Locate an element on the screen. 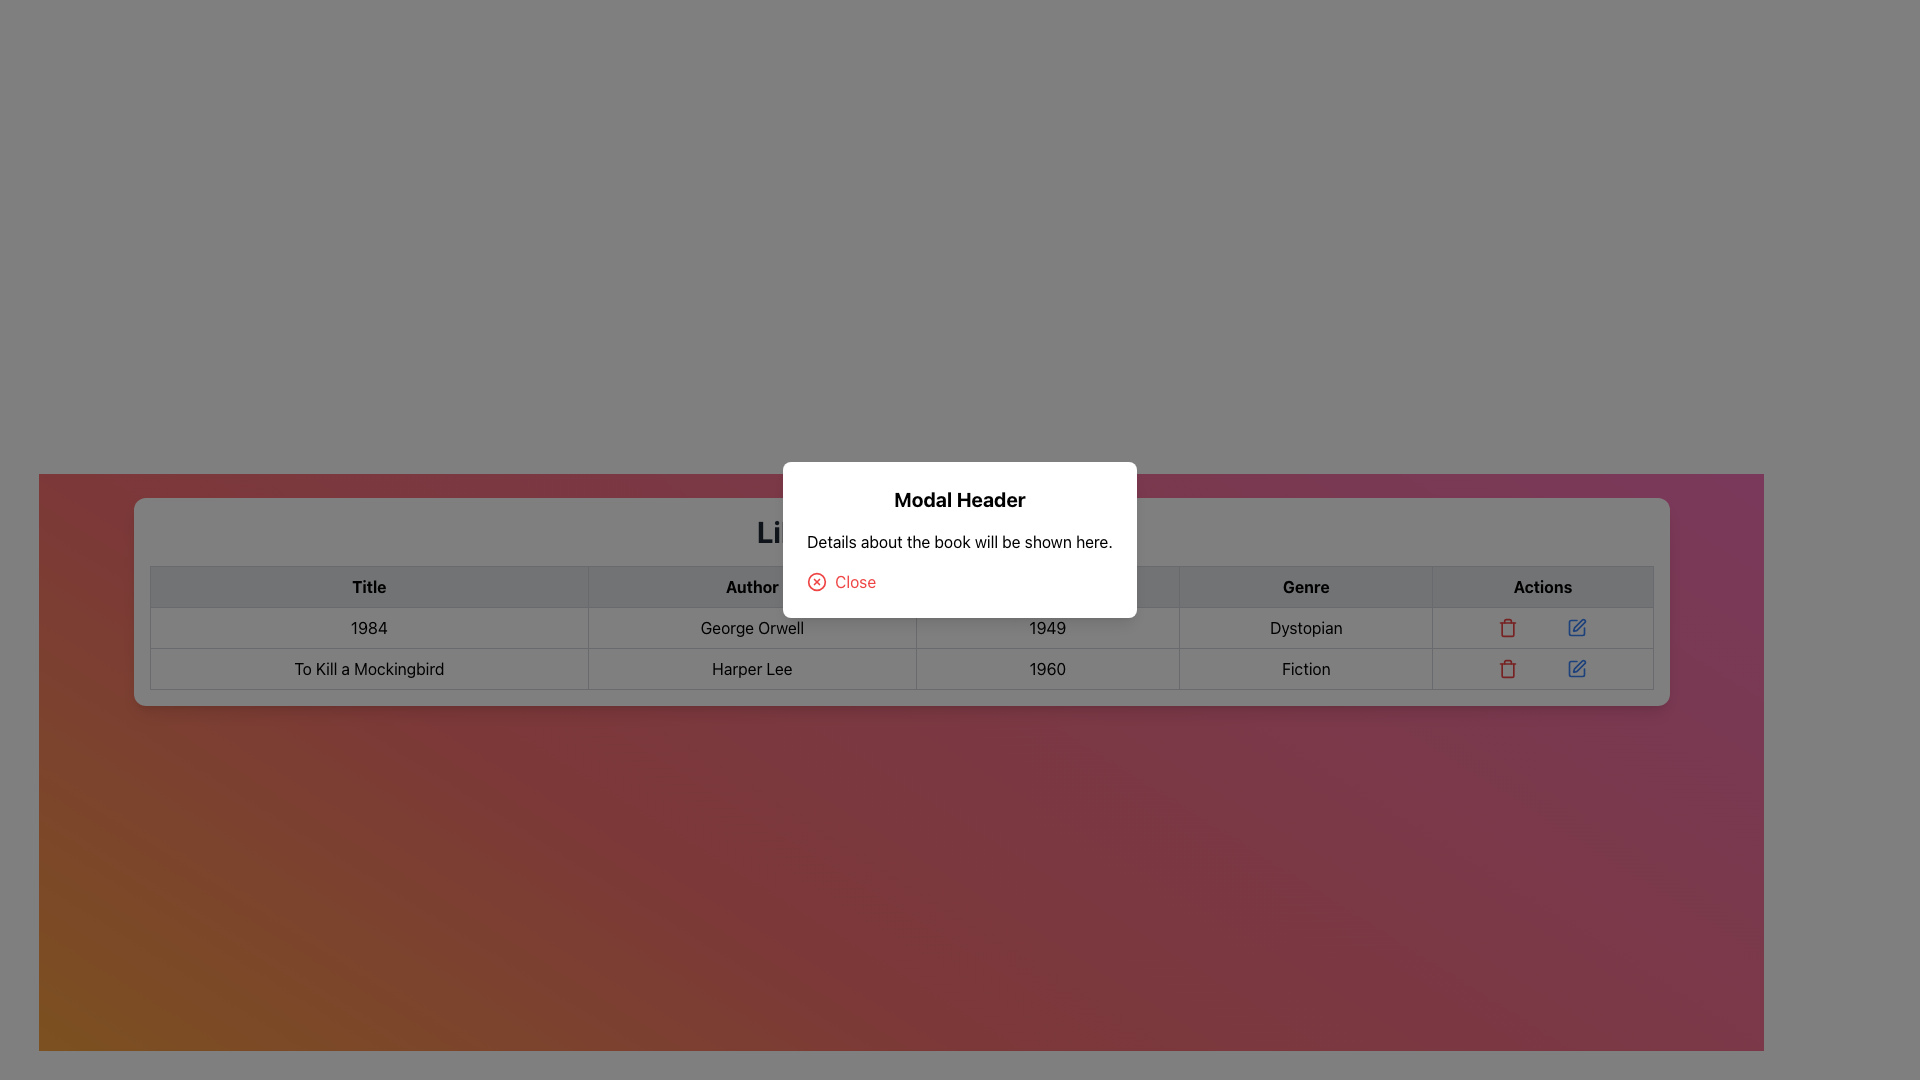 This screenshot has width=1920, height=1080. the 'Author' column header in the data table, which is the second header in a row of five, located between 'Title' and 'Published' is located at coordinates (751, 585).